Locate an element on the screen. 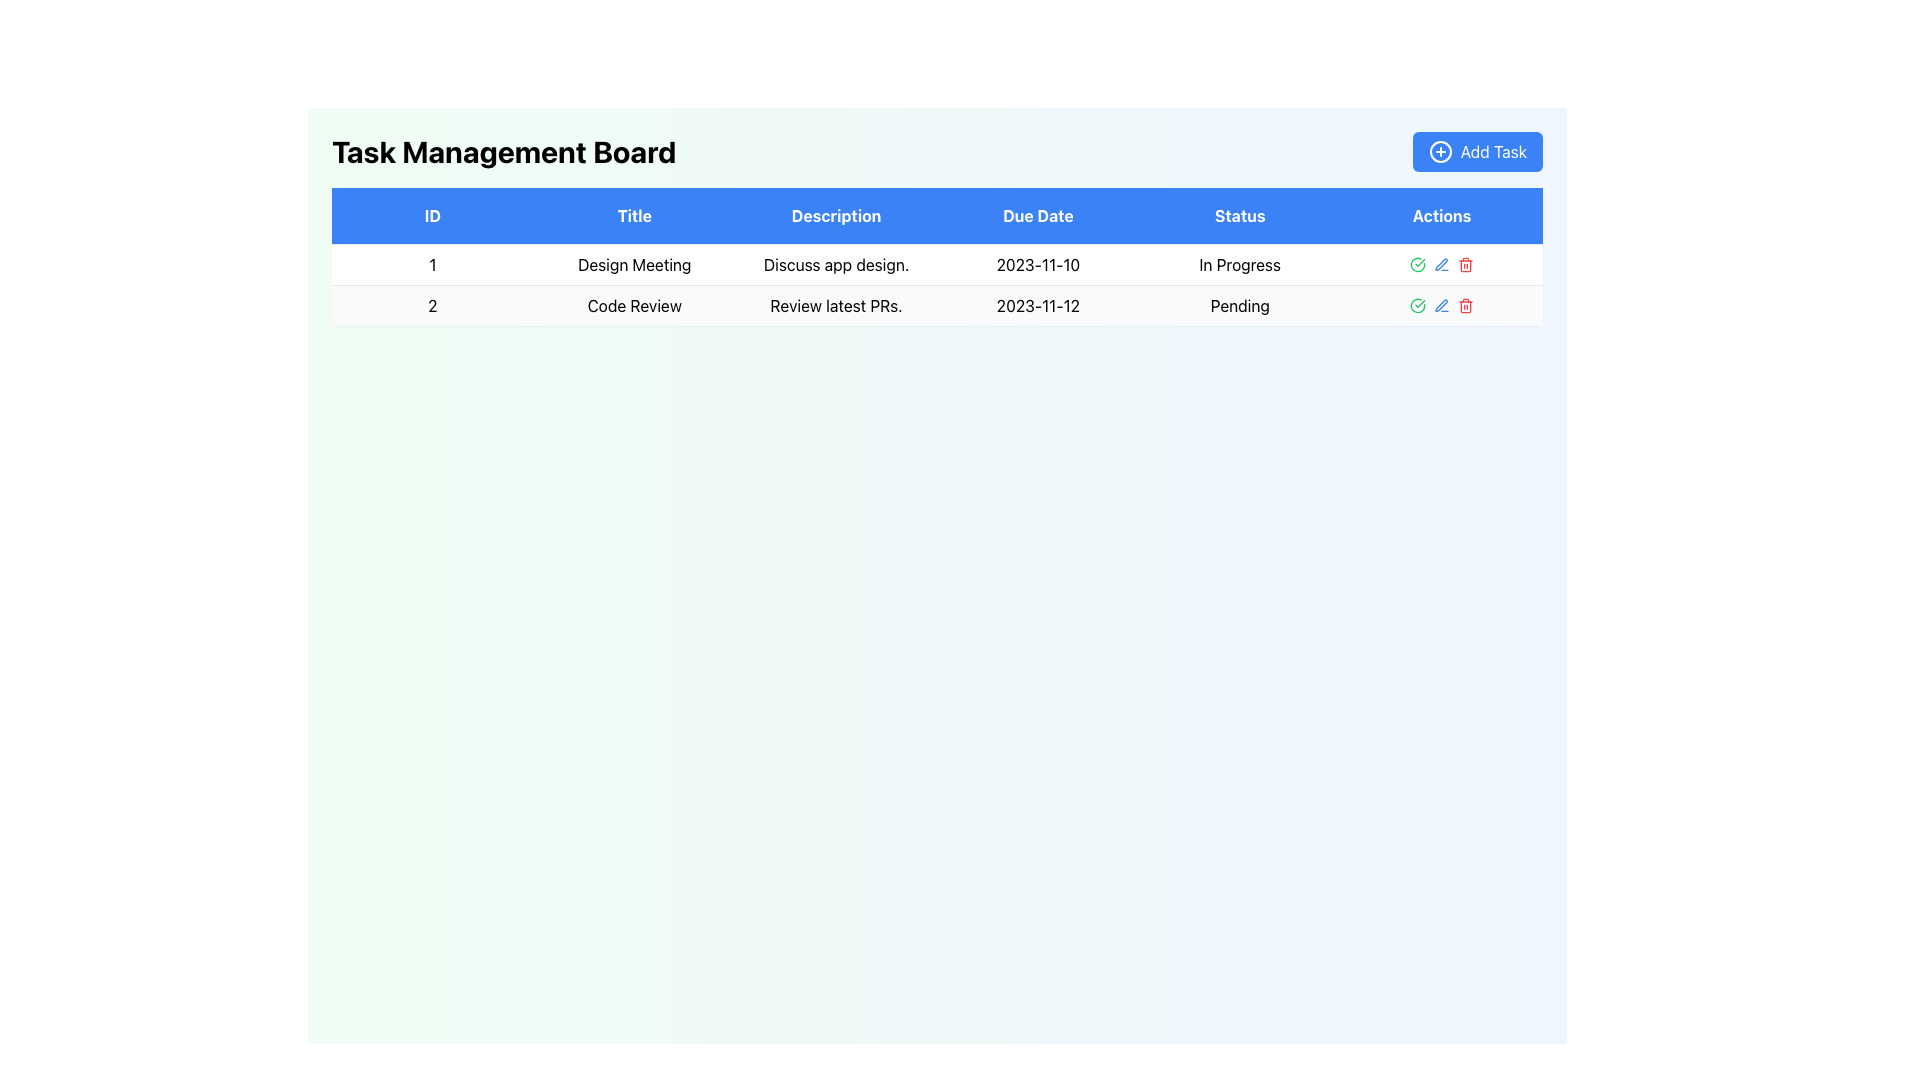 Image resolution: width=1920 pixels, height=1080 pixels. textual information displayed in the task management table row for task ID '1', titled 'Design Meeting', with description 'Discuss app design.', date '2023-11-10', and status 'In Progress' is located at coordinates (936, 264).